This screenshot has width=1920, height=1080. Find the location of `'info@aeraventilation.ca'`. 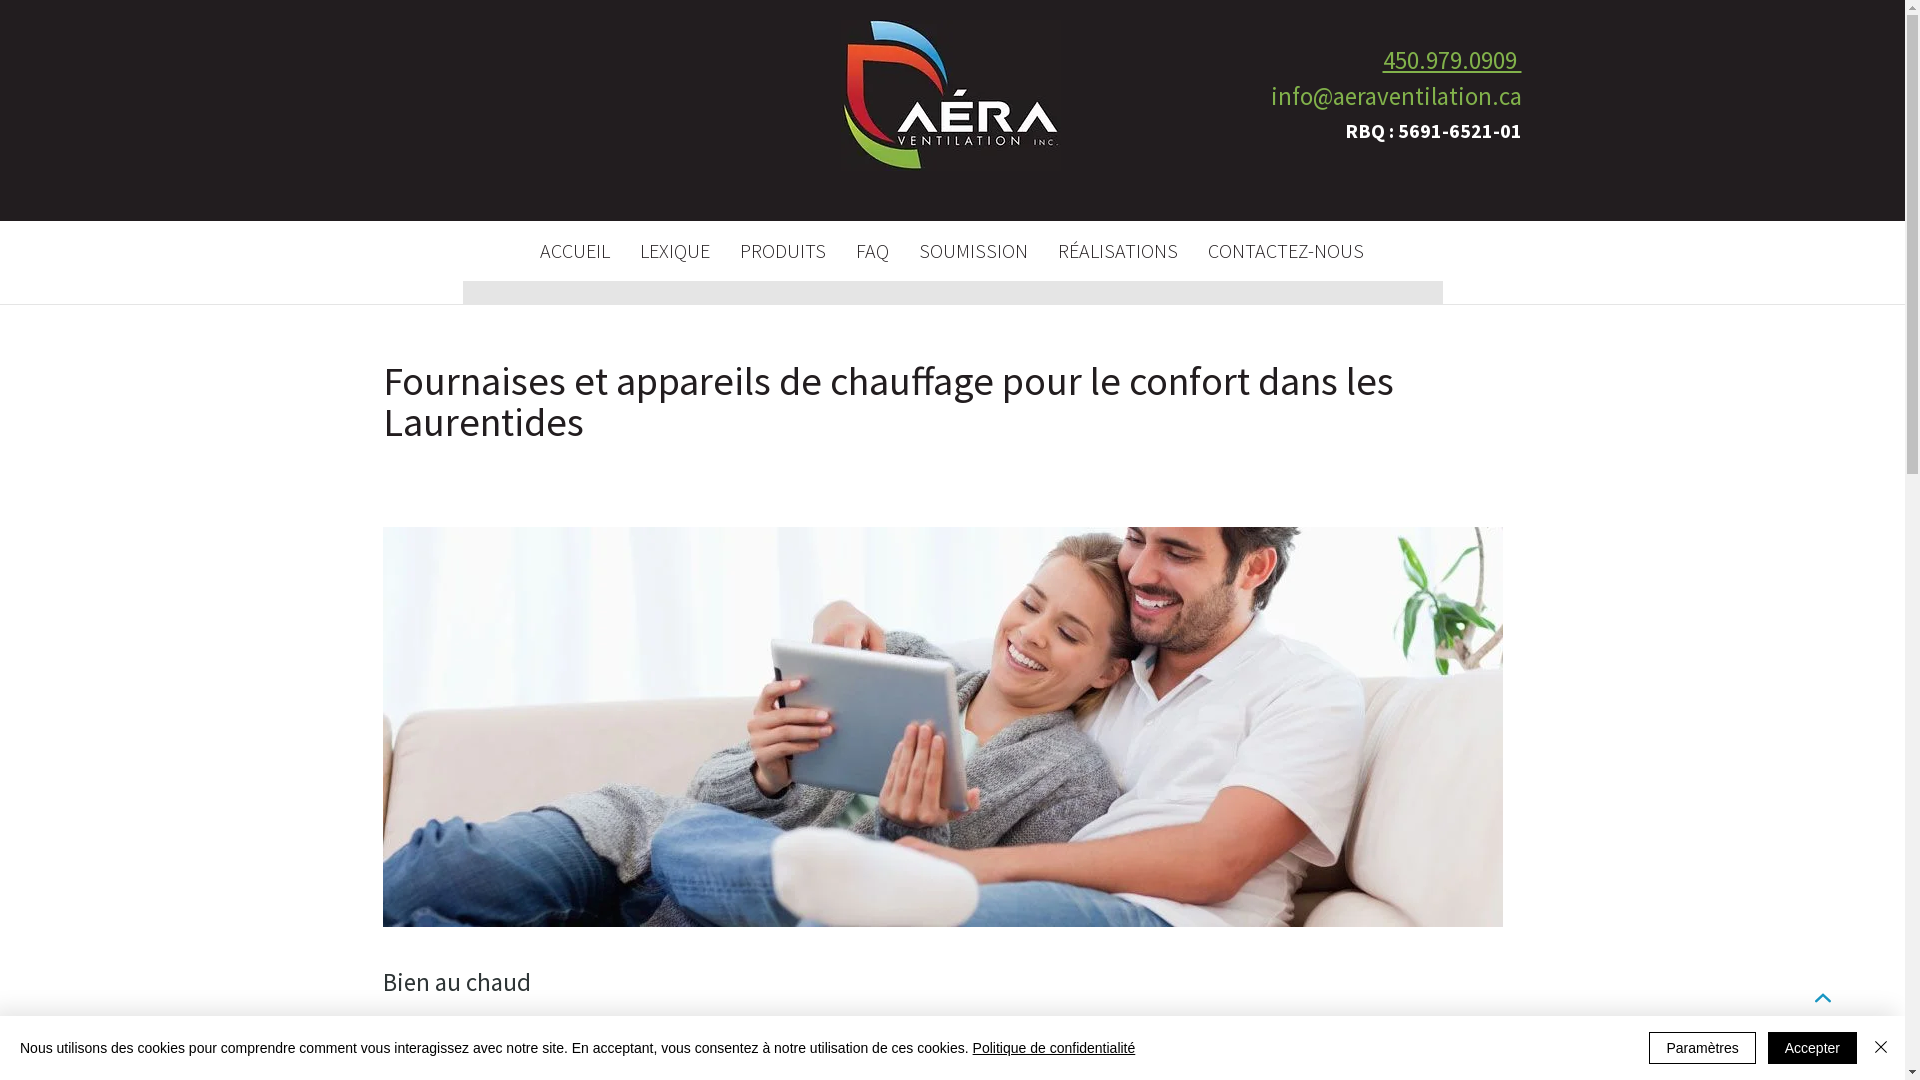

'info@aeraventilation.ca' is located at coordinates (1394, 101).